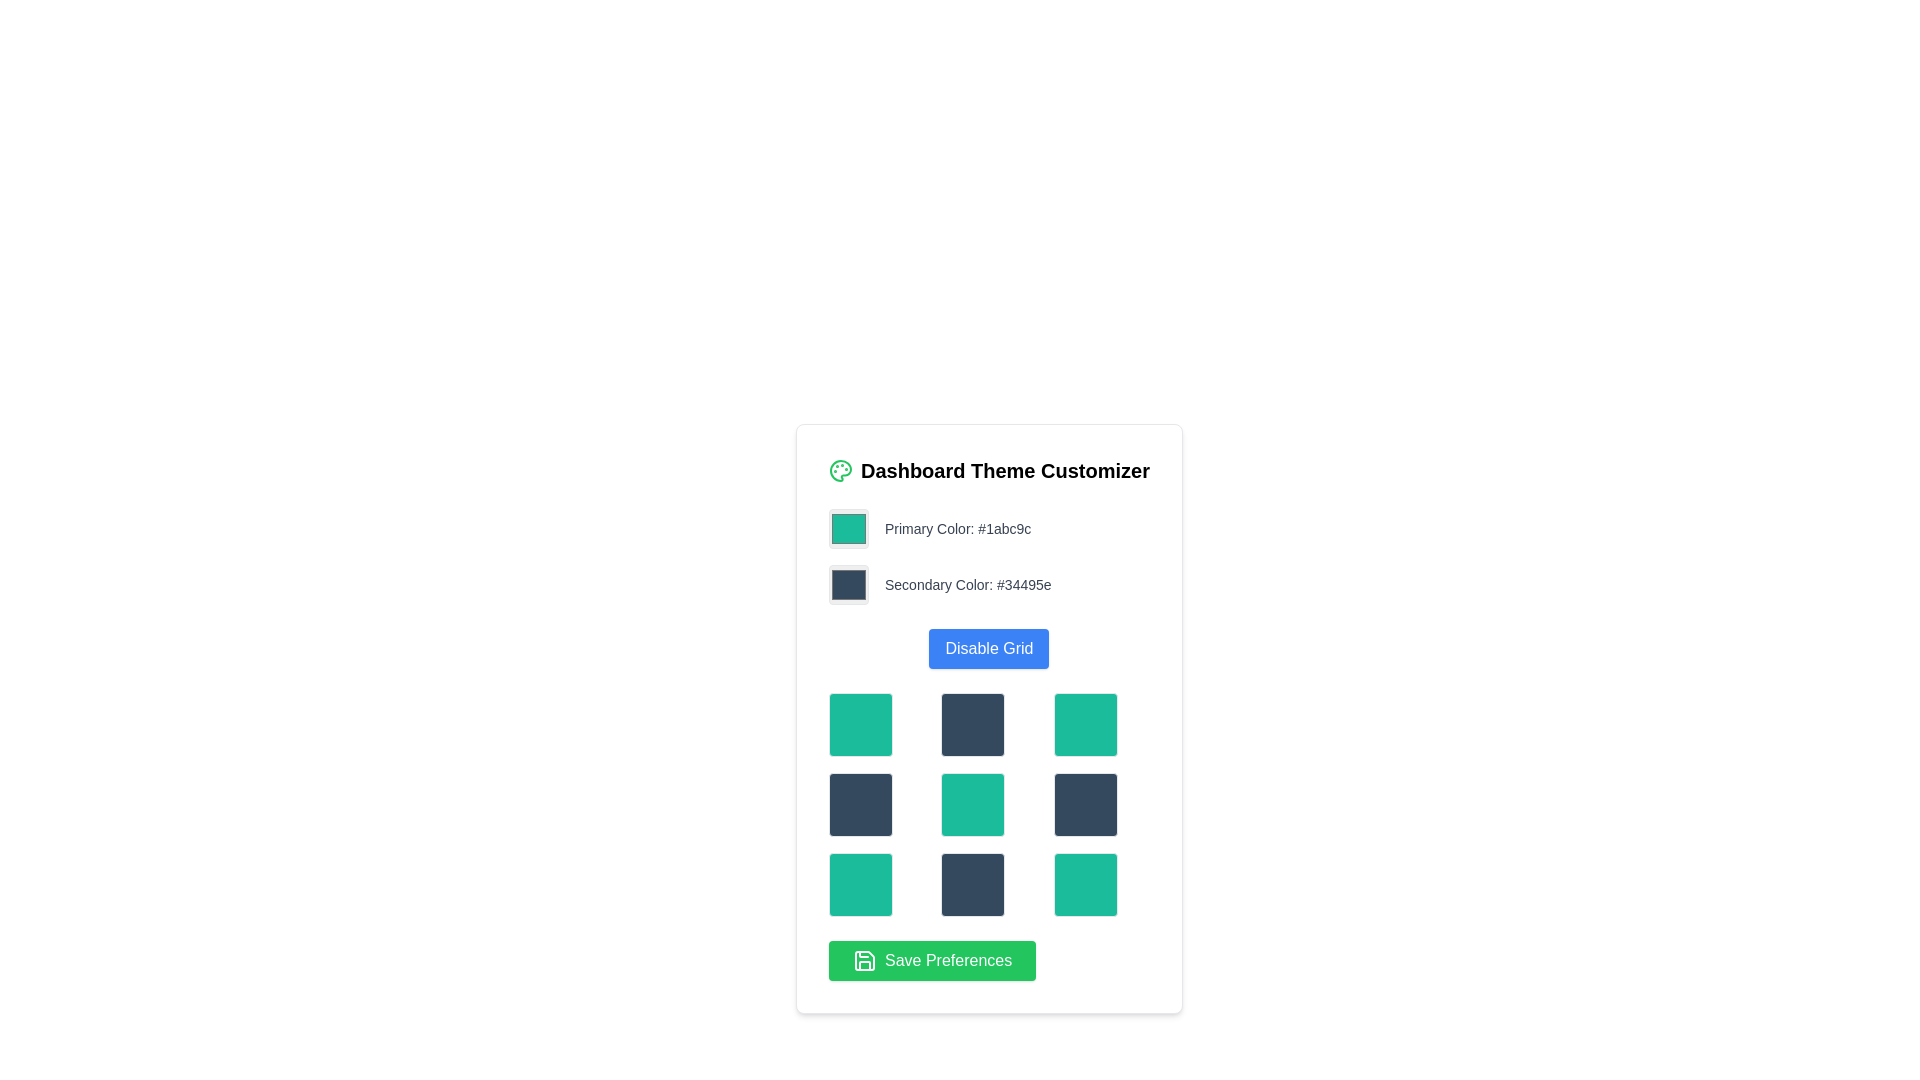 The height and width of the screenshot is (1080, 1920). I want to click on the selectable color tile located in the bottom-right corner of the 3x3 grid layout, so click(1084, 883).